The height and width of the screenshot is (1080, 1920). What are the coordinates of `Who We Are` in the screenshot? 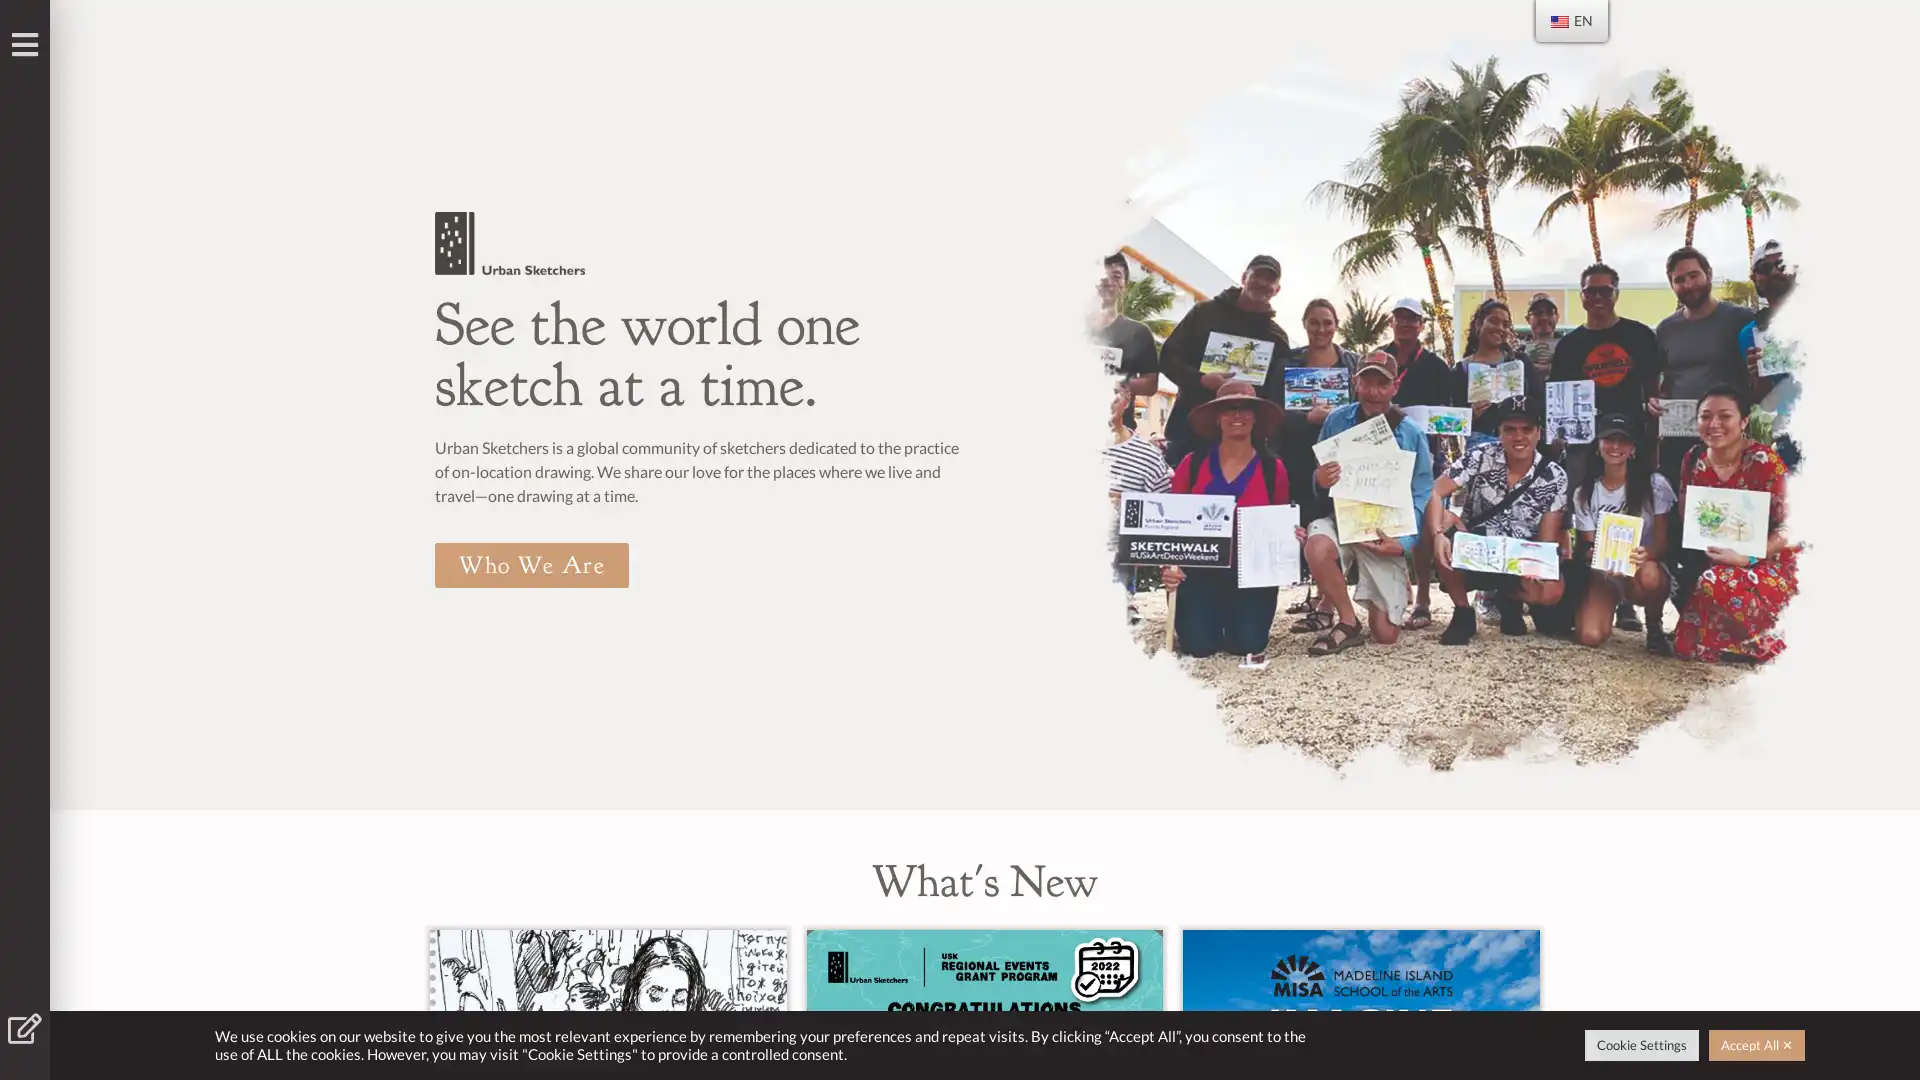 It's located at (532, 564).